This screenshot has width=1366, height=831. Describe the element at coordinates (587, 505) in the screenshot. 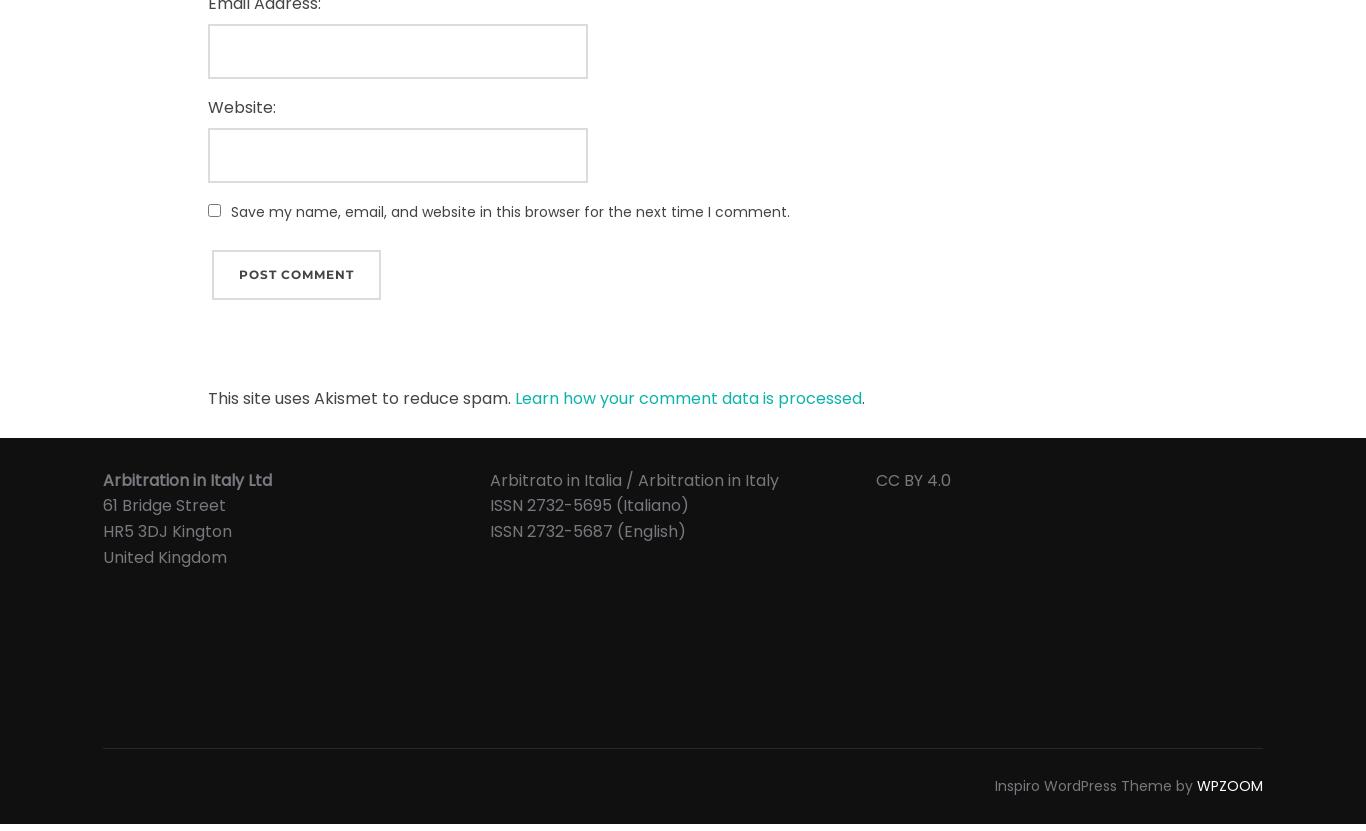

I see `'ISSN 2732-5695 (Italiano)'` at that location.